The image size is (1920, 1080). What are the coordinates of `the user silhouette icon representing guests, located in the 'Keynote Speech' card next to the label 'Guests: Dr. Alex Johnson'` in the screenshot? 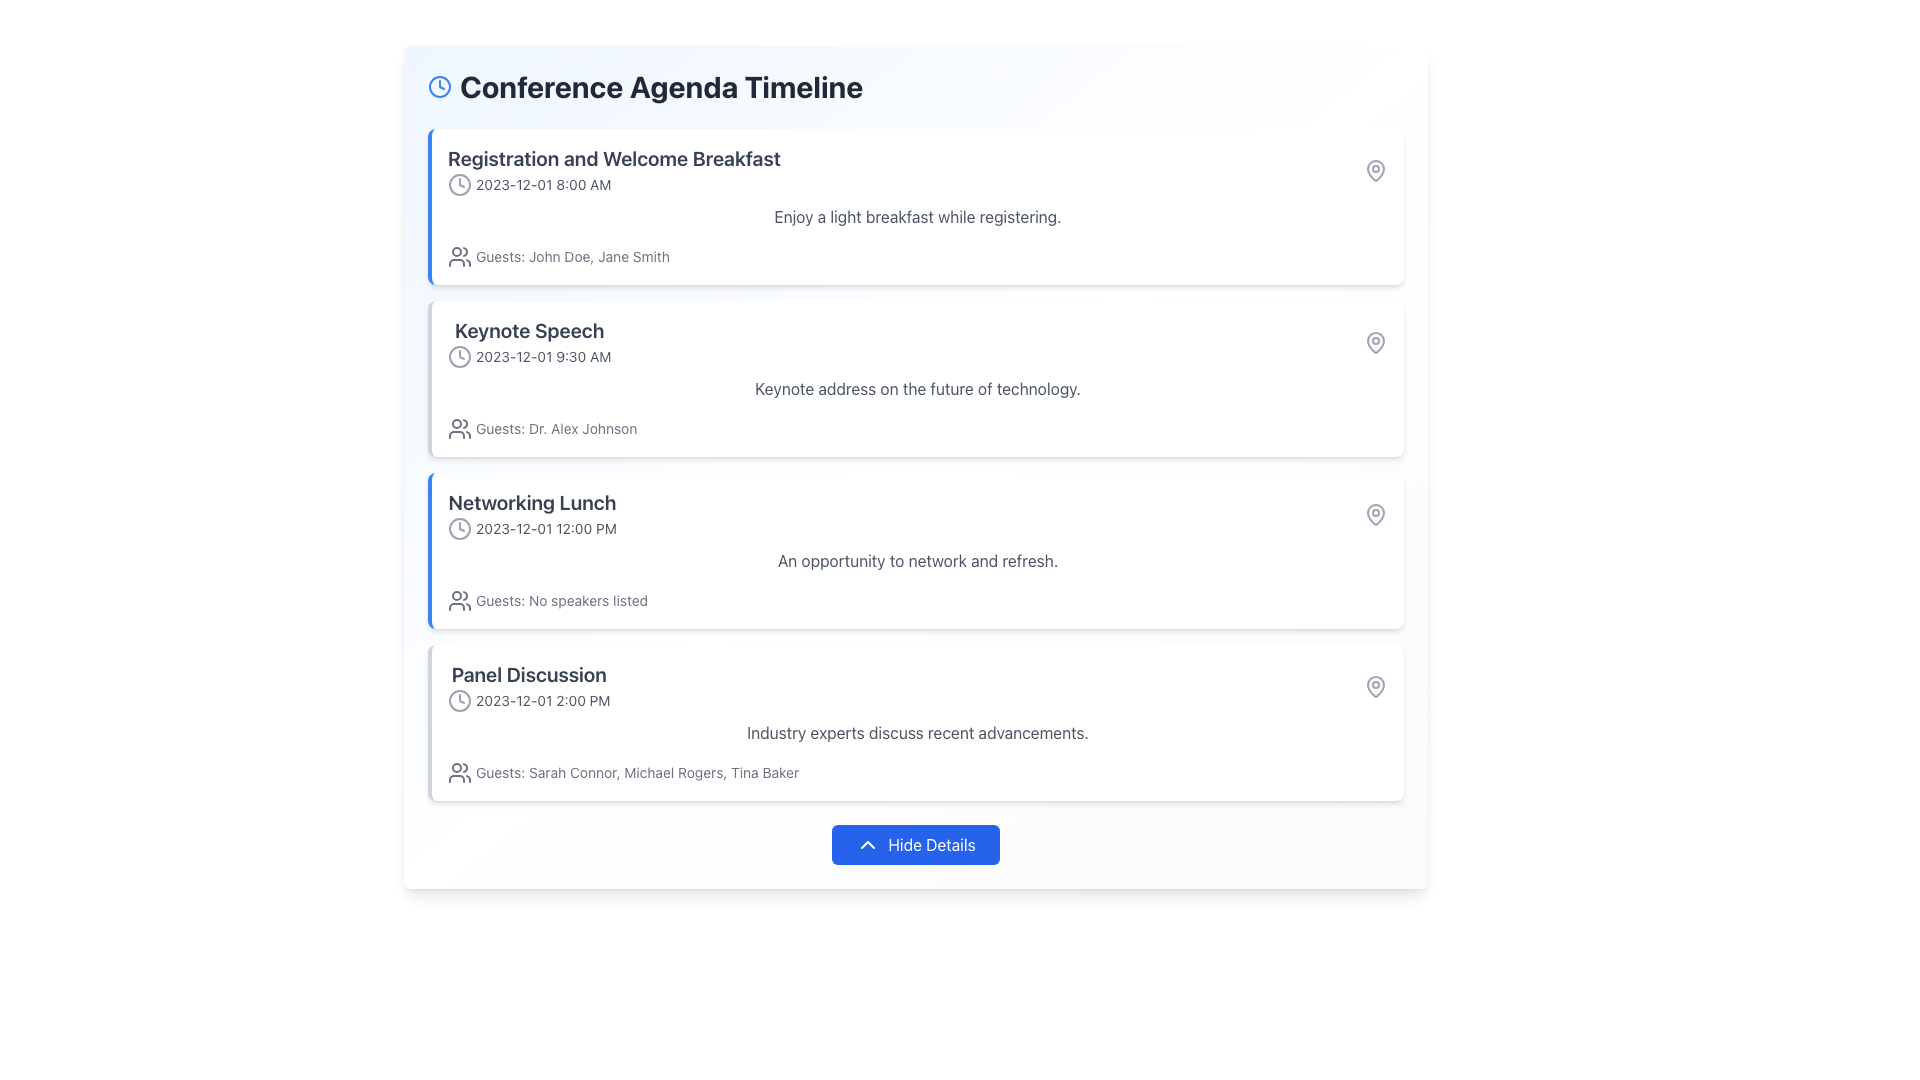 It's located at (459, 427).